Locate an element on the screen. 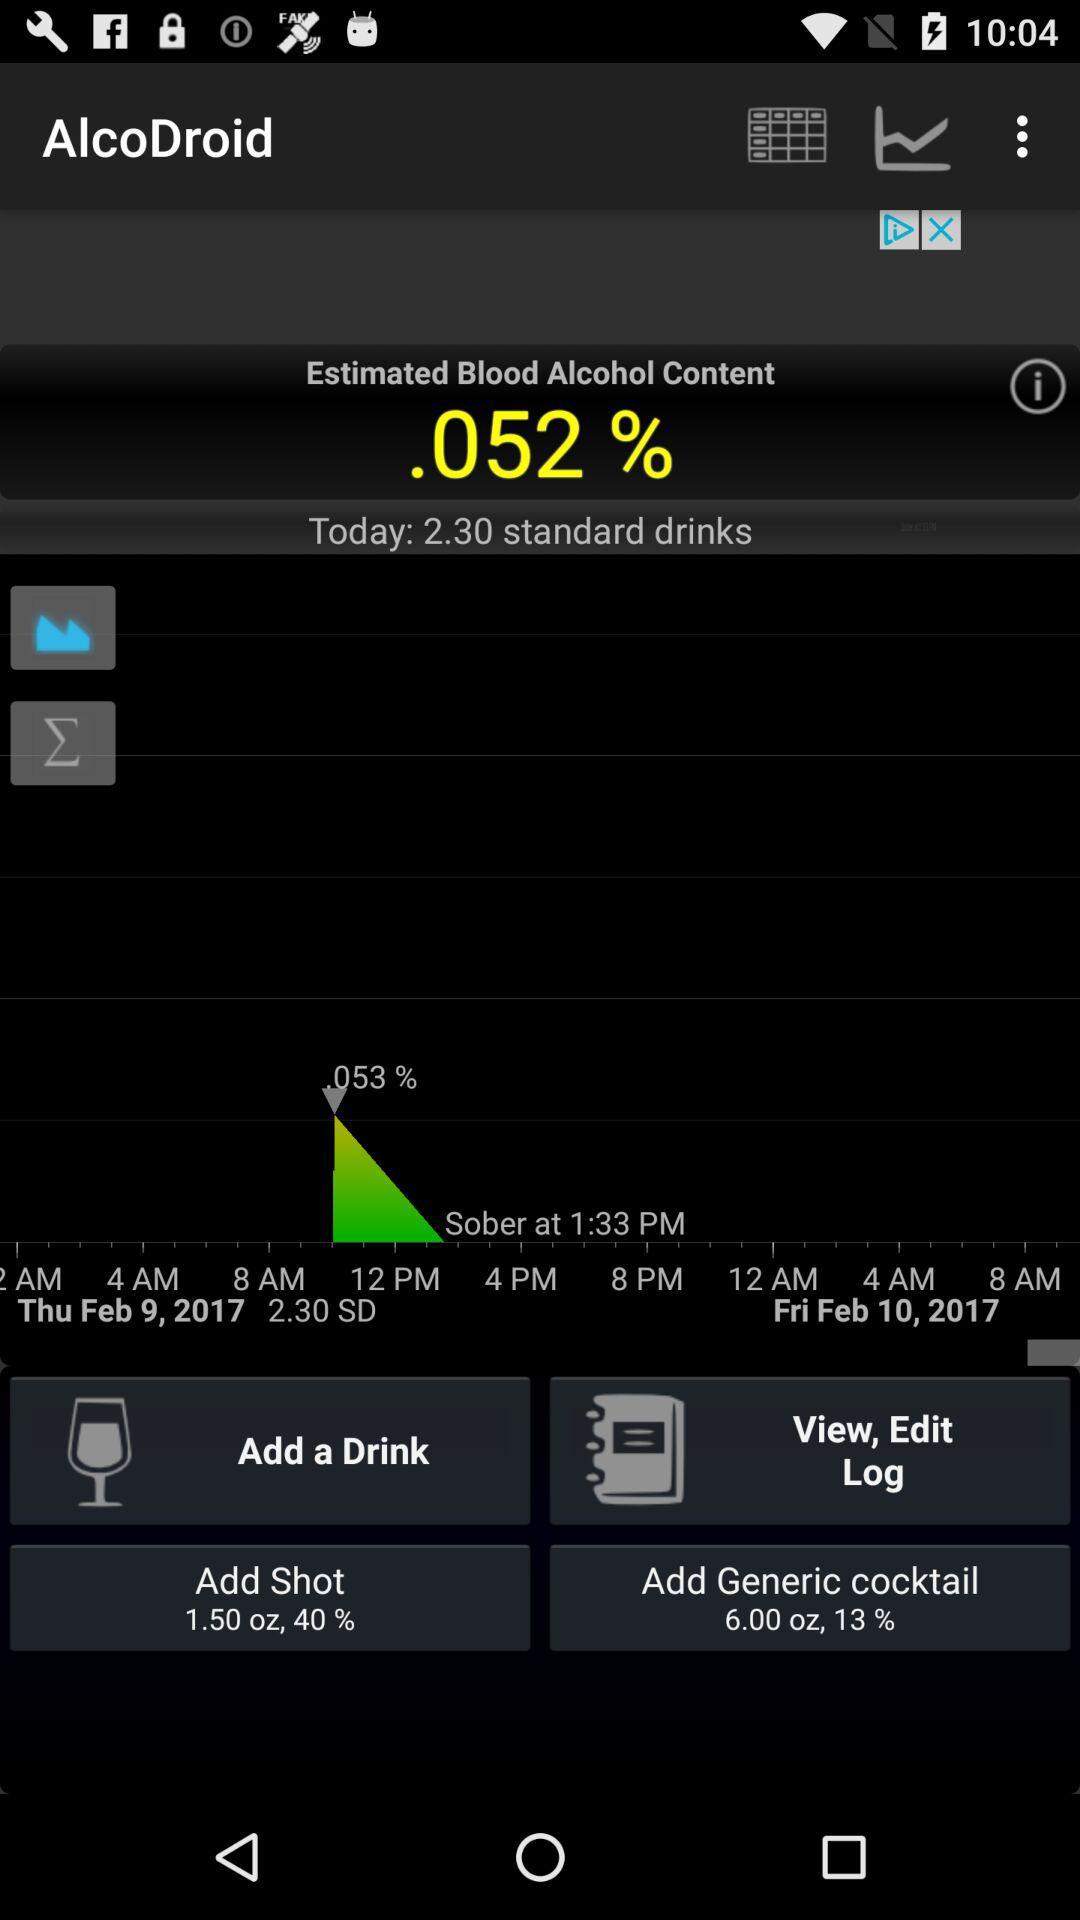  log content is located at coordinates (61, 742).